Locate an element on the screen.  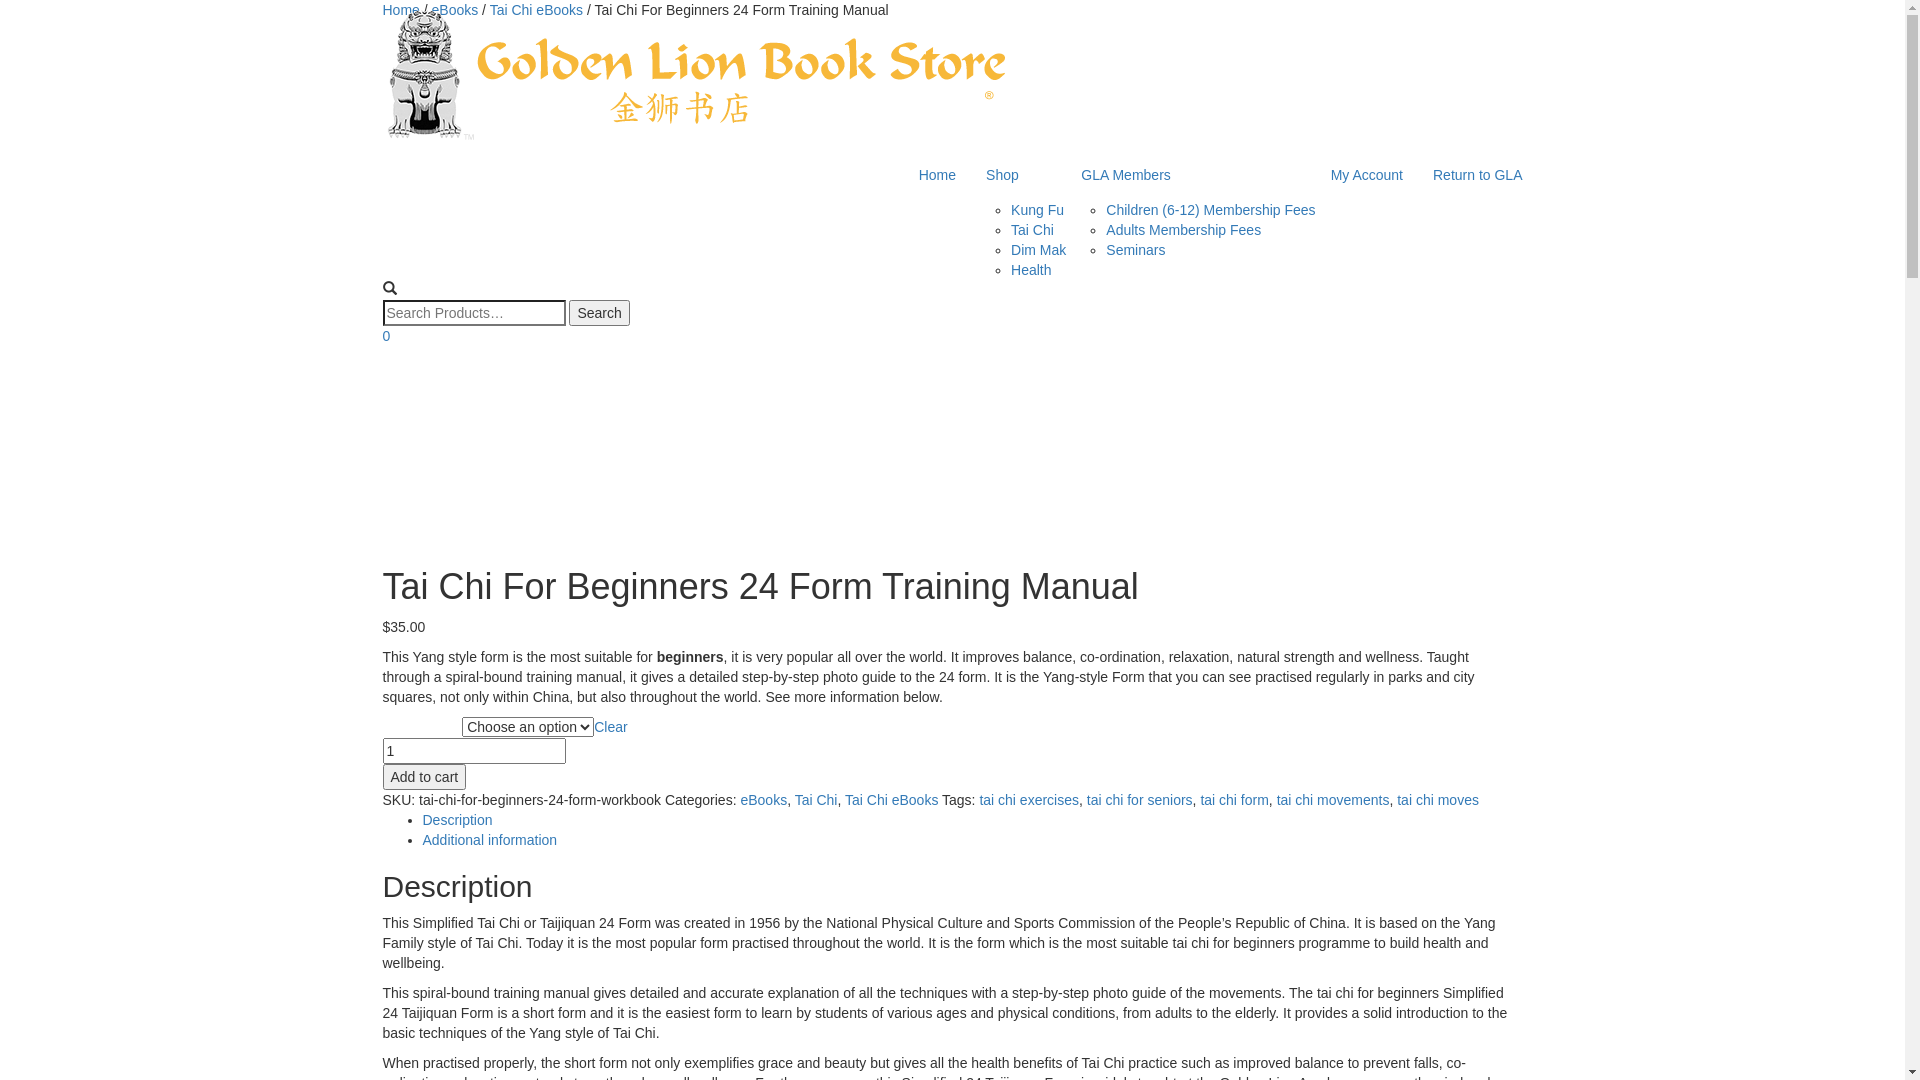
'My Account' is located at coordinates (1366, 173).